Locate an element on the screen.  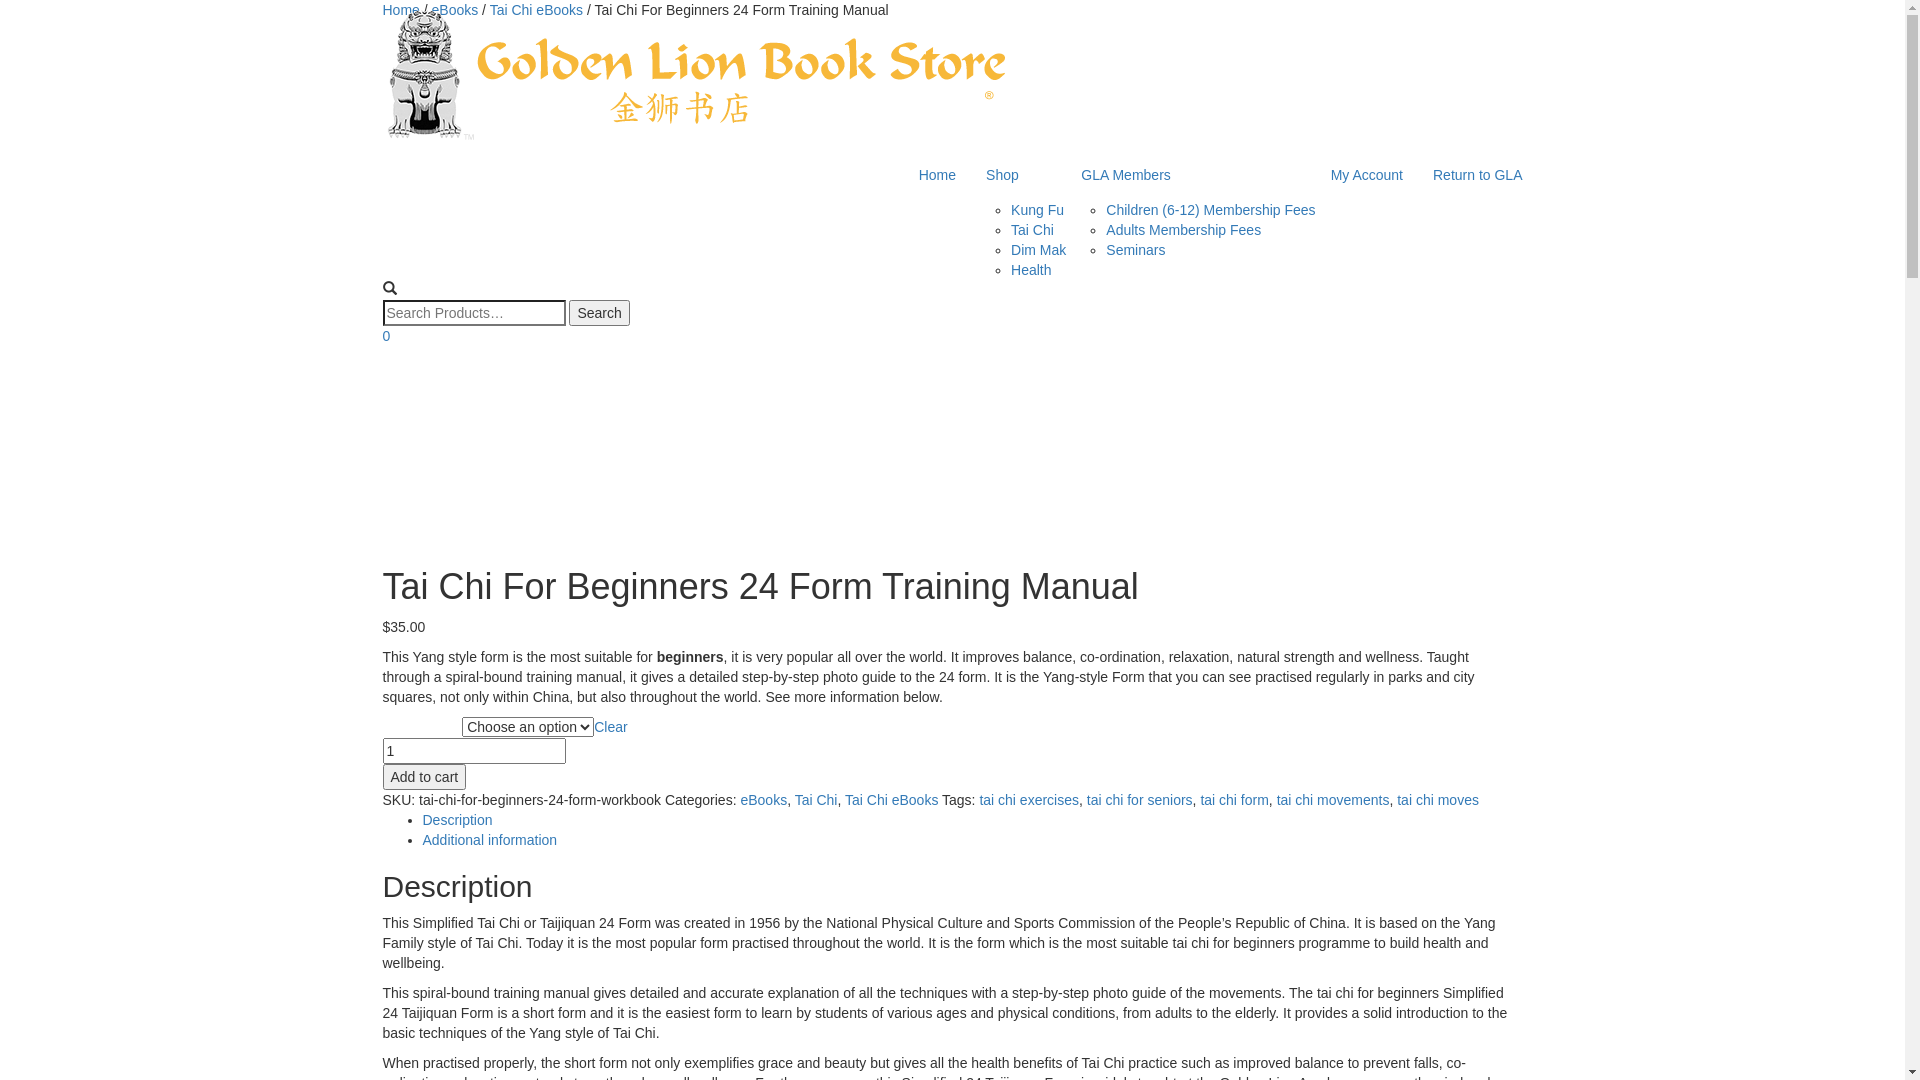
'My Account' is located at coordinates (1366, 173).